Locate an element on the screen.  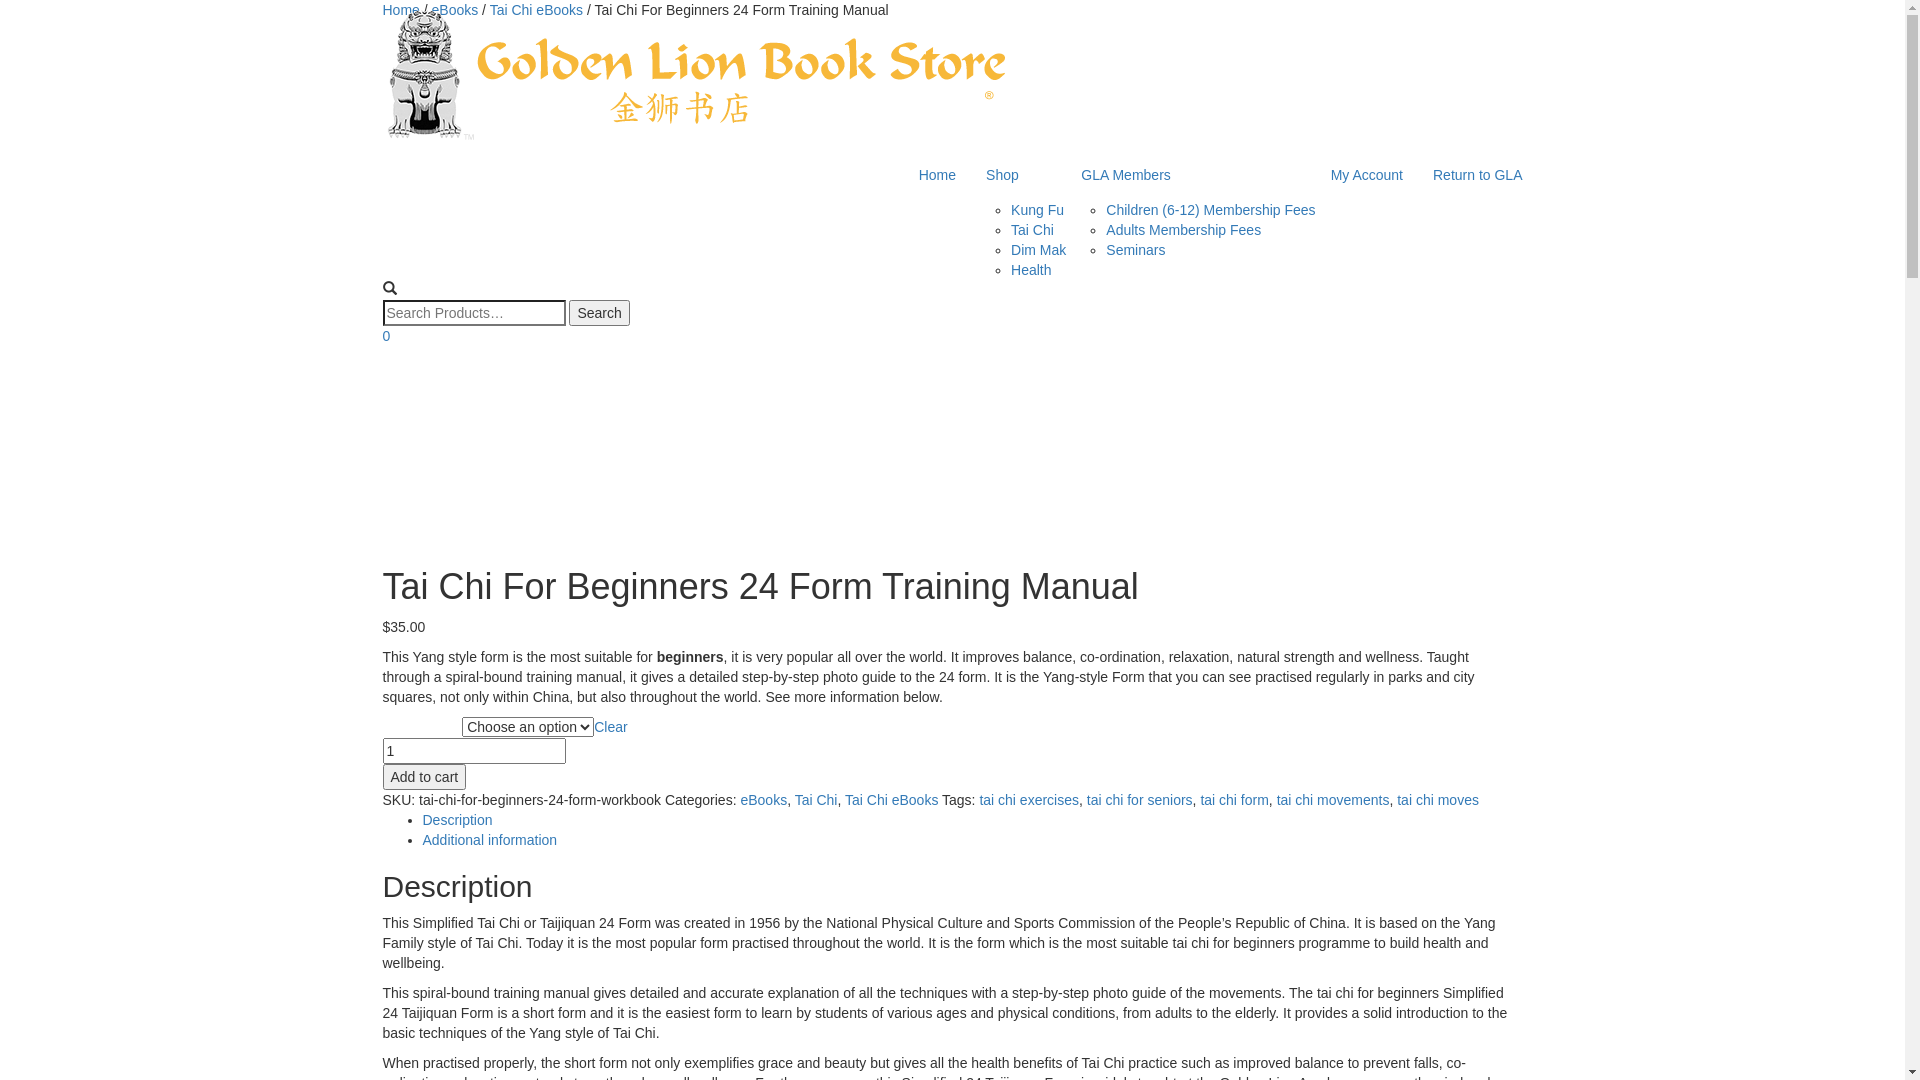
'My Account' is located at coordinates (1366, 173).